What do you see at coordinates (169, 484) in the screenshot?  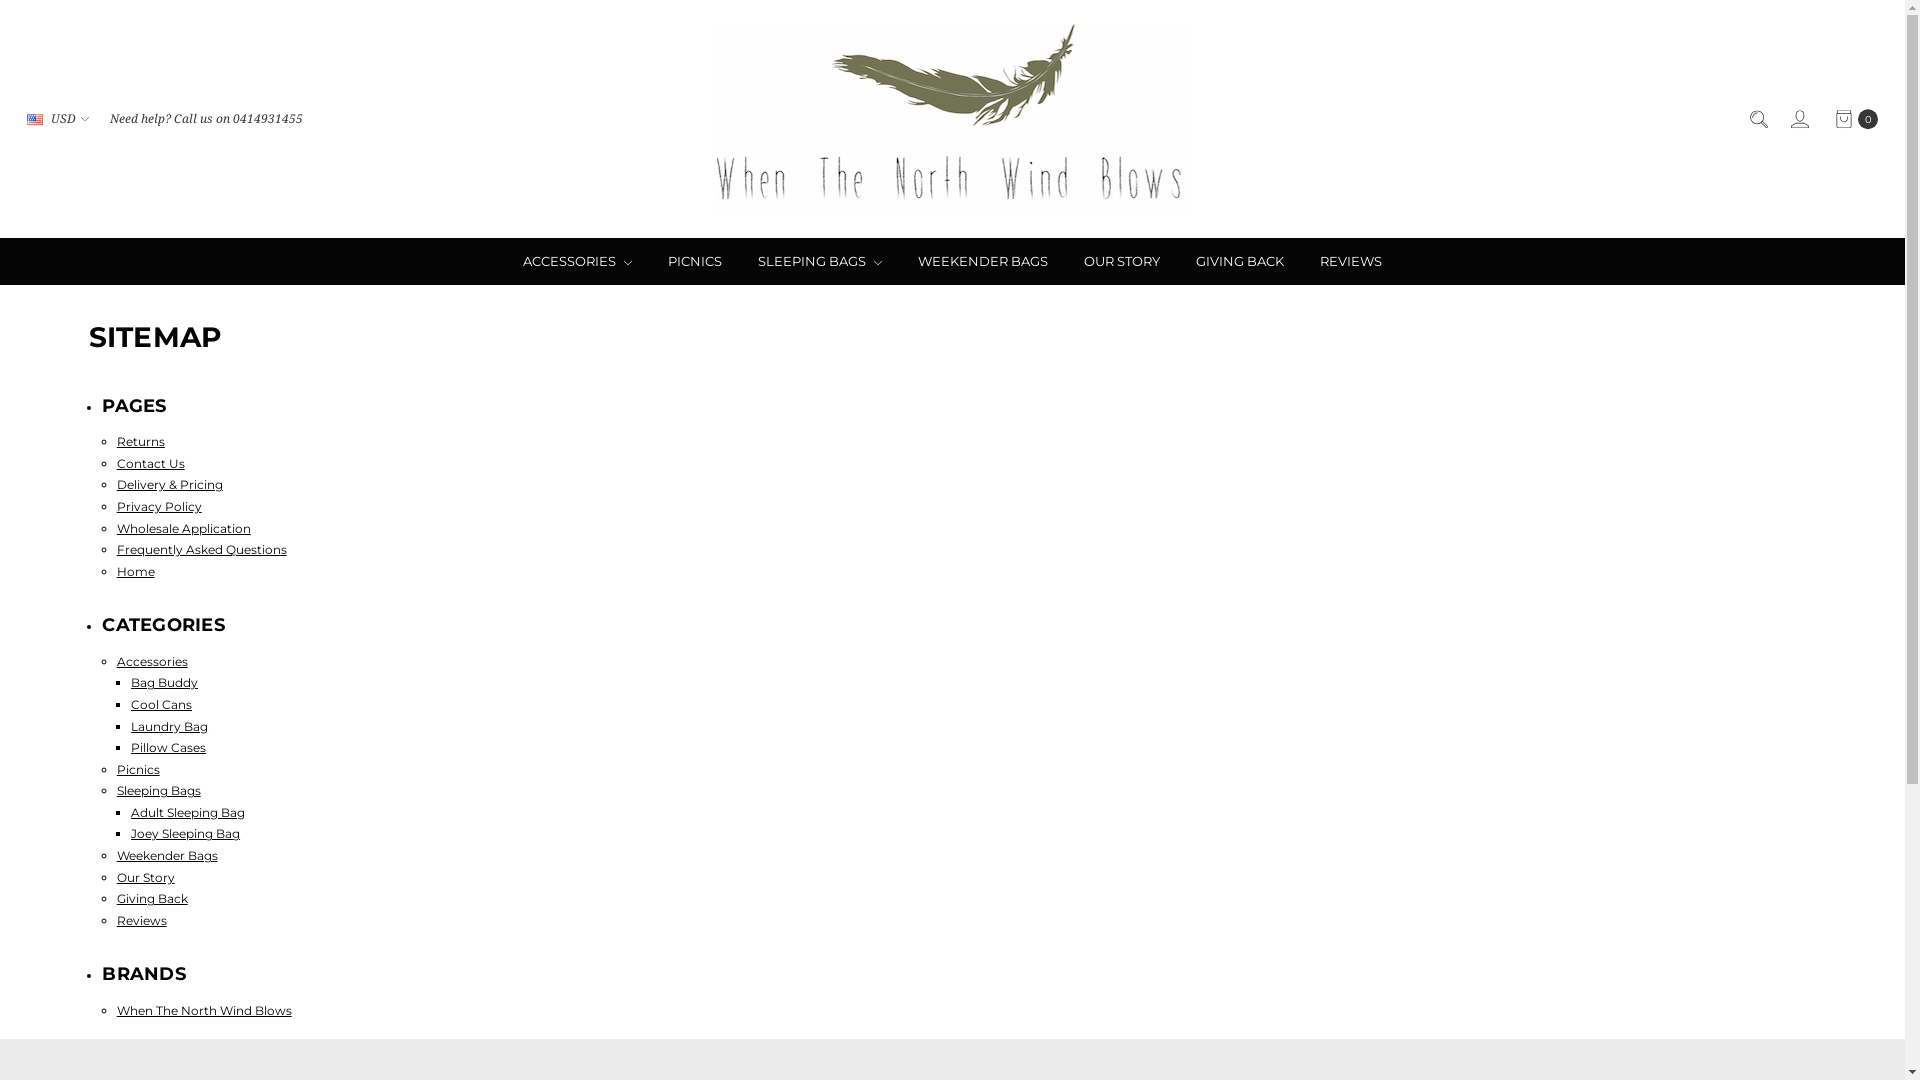 I see `'Delivery & Pricing'` at bounding box center [169, 484].